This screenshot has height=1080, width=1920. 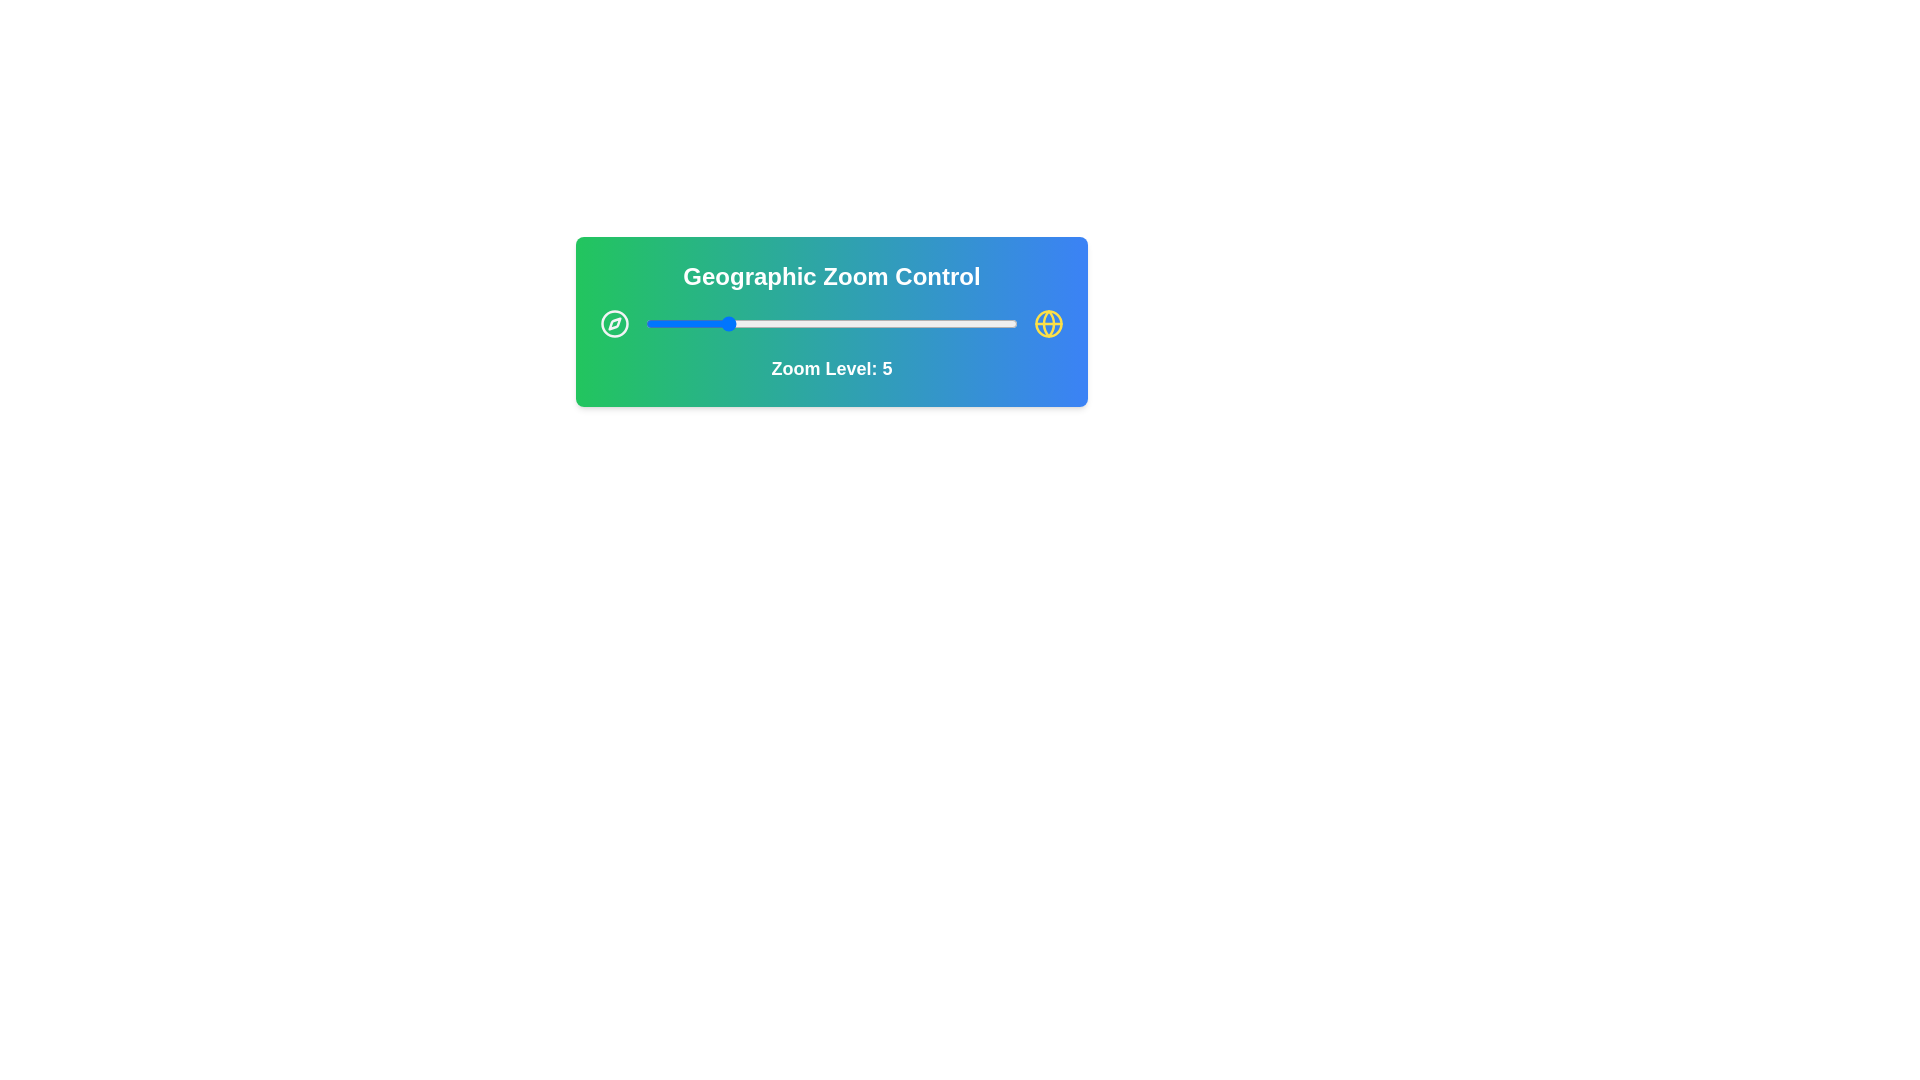 I want to click on the zoom level to 19 by interacting with the slider, so click(x=998, y=323).